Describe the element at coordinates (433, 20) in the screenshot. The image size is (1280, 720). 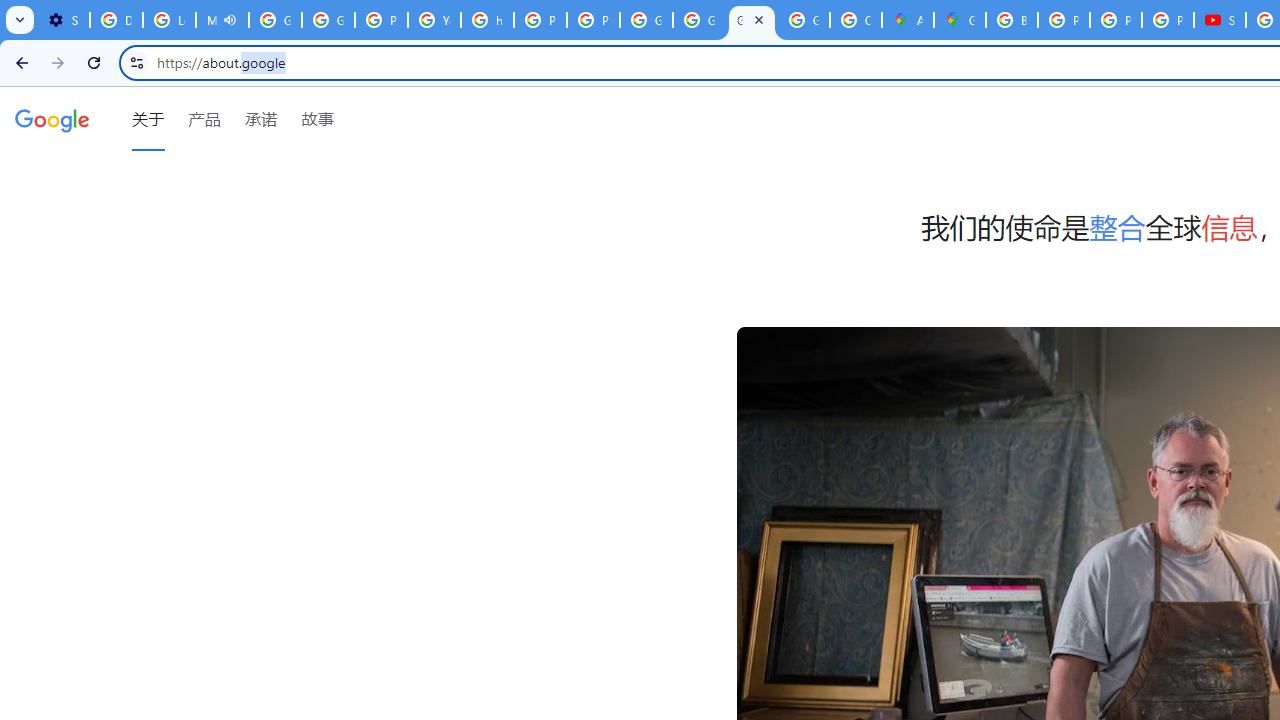
I see `'YouTube'` at that location.